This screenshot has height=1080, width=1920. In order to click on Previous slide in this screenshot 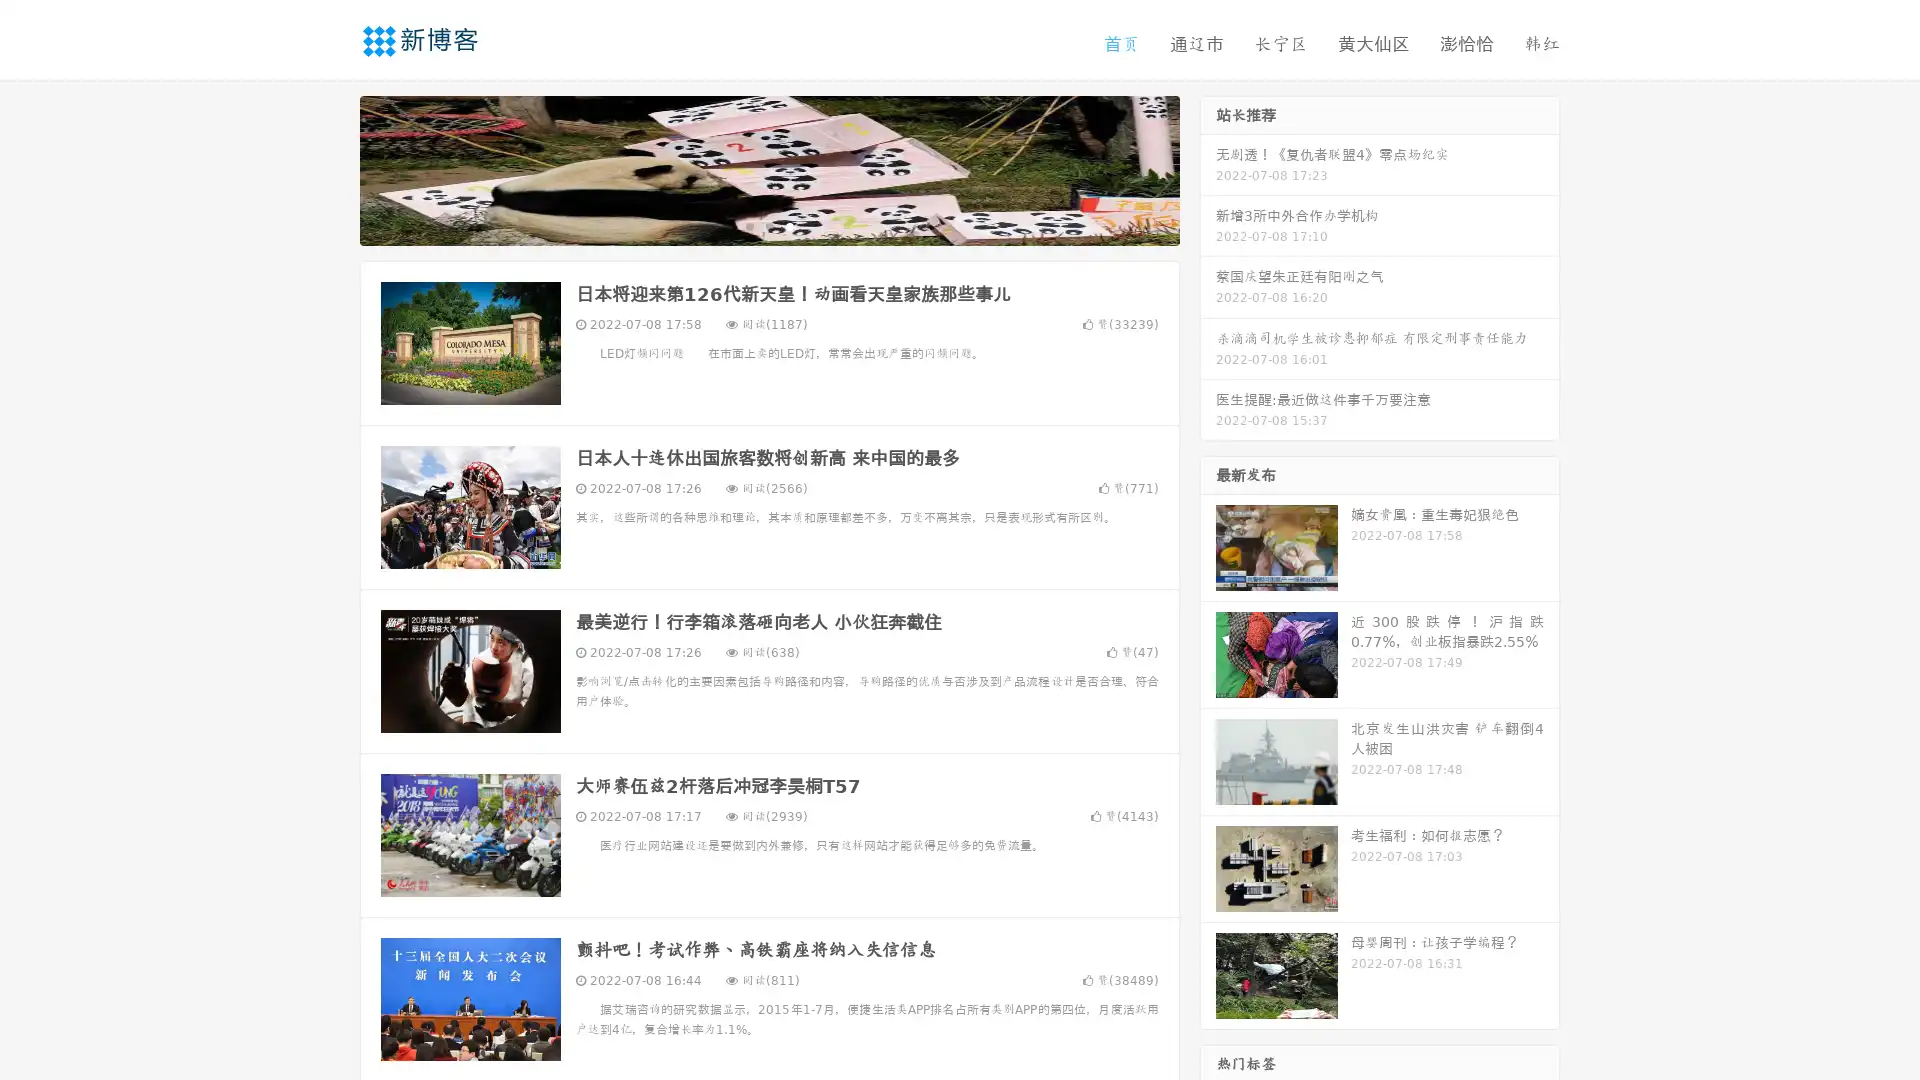, I will do `click(330, 168)`.